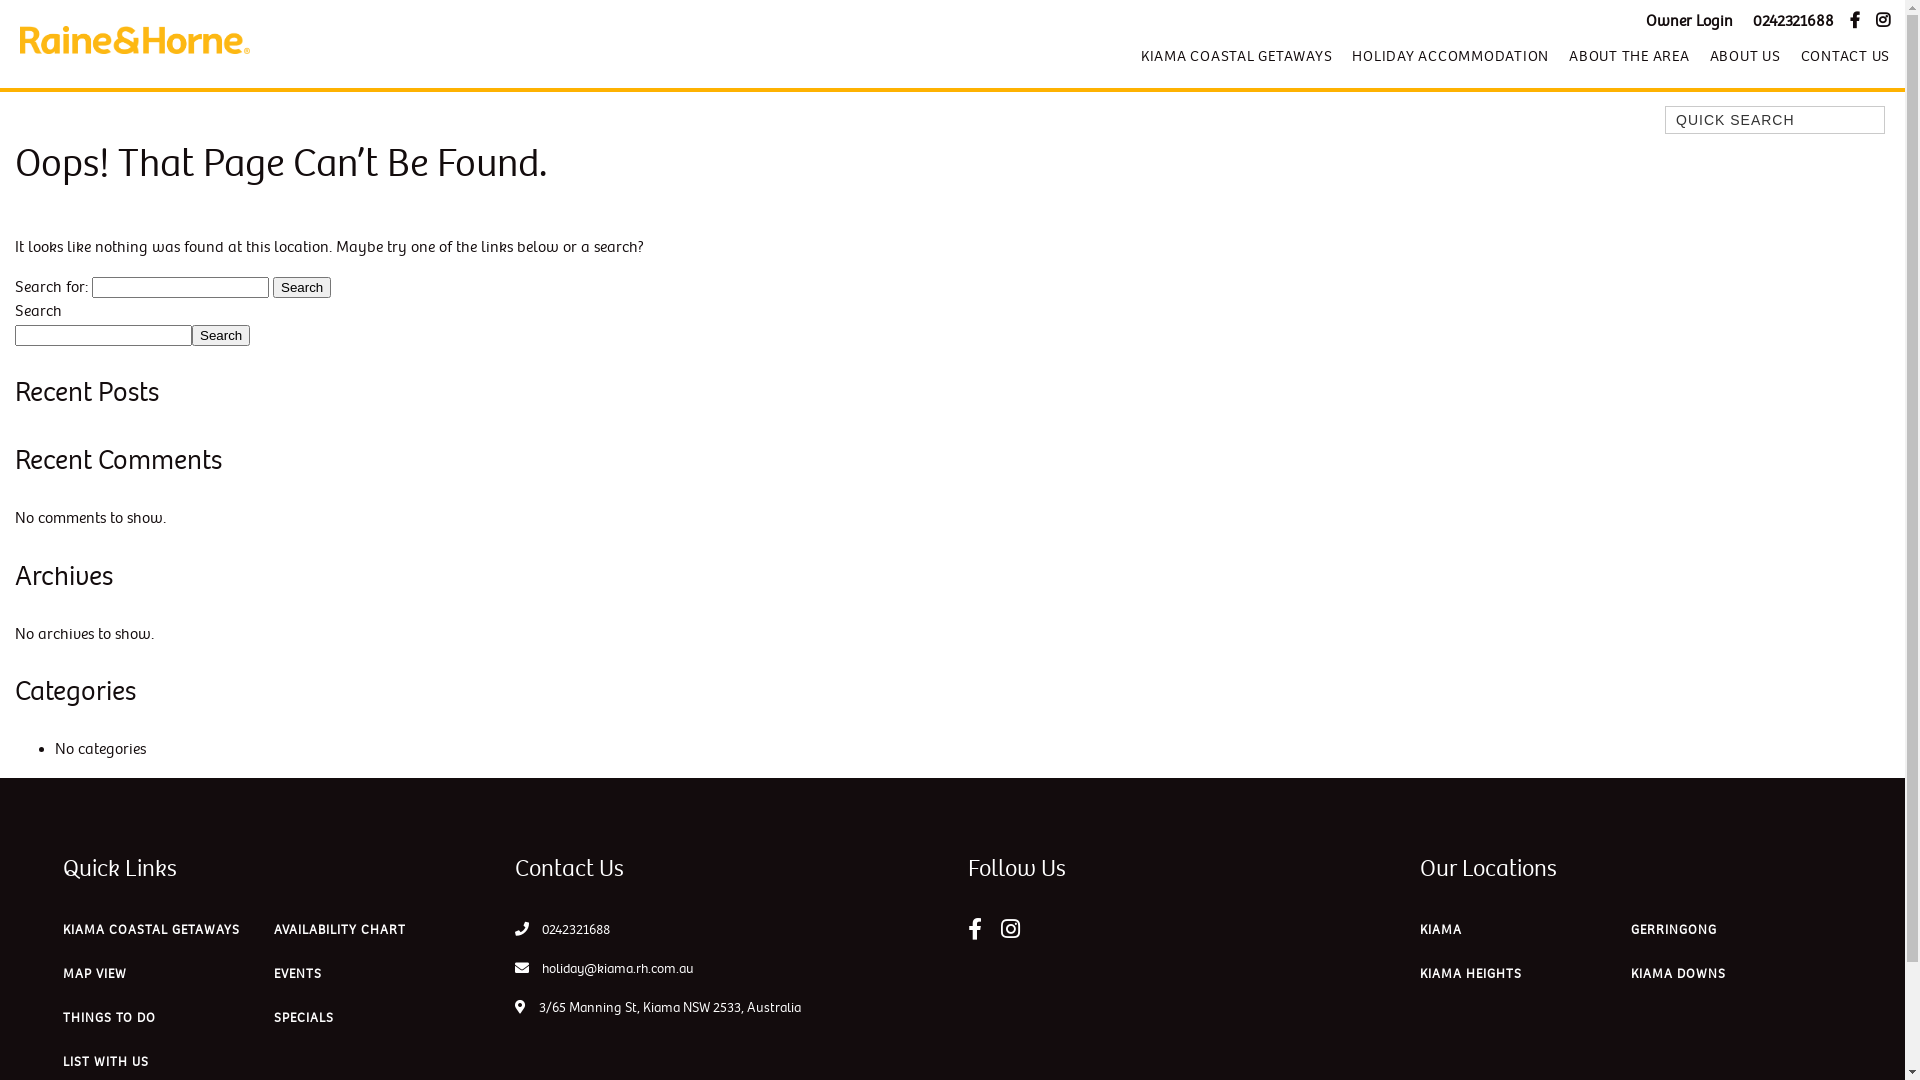 This screenshot has height=1080, width=1920. Describe the element at coordinates (1631, 978) in the screenshot. I see `'KIAMA DOWNS'` at that location.